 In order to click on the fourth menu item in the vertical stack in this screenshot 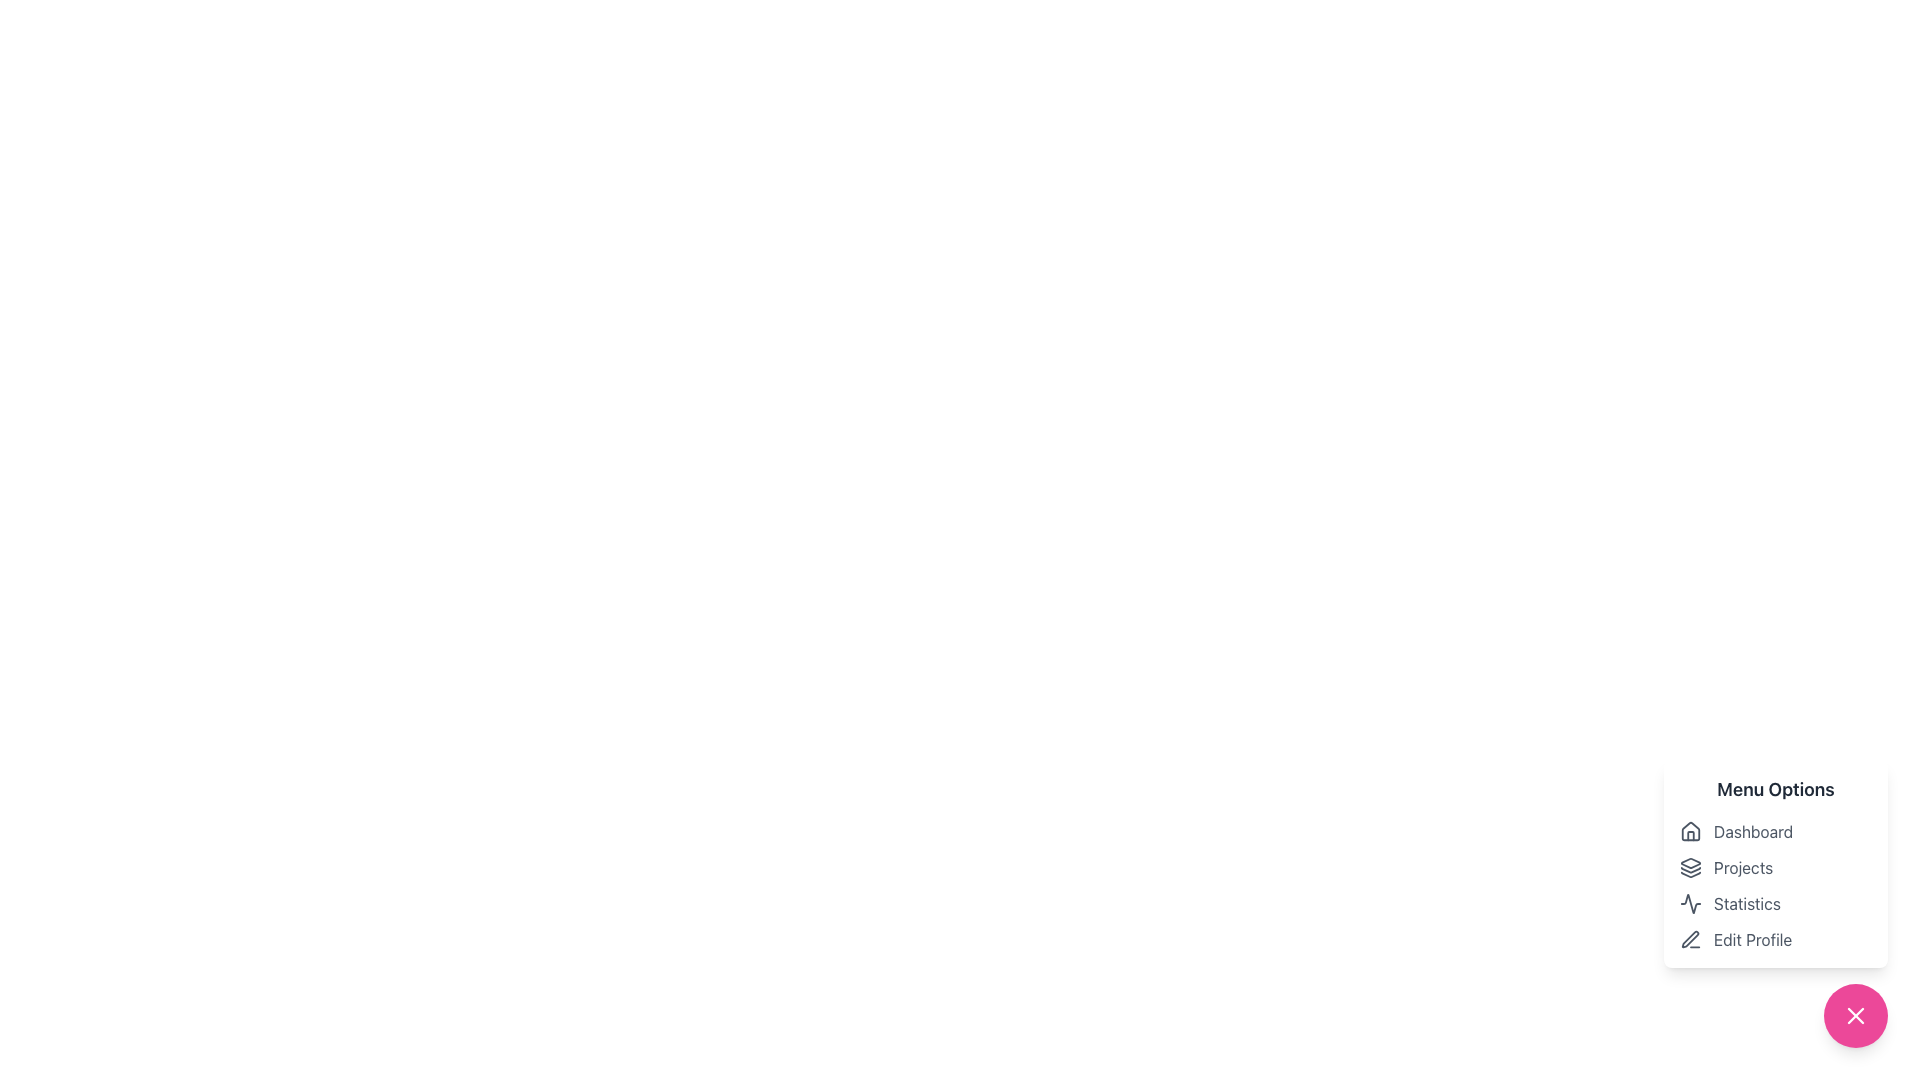, I will do `click(1776, 940)`.